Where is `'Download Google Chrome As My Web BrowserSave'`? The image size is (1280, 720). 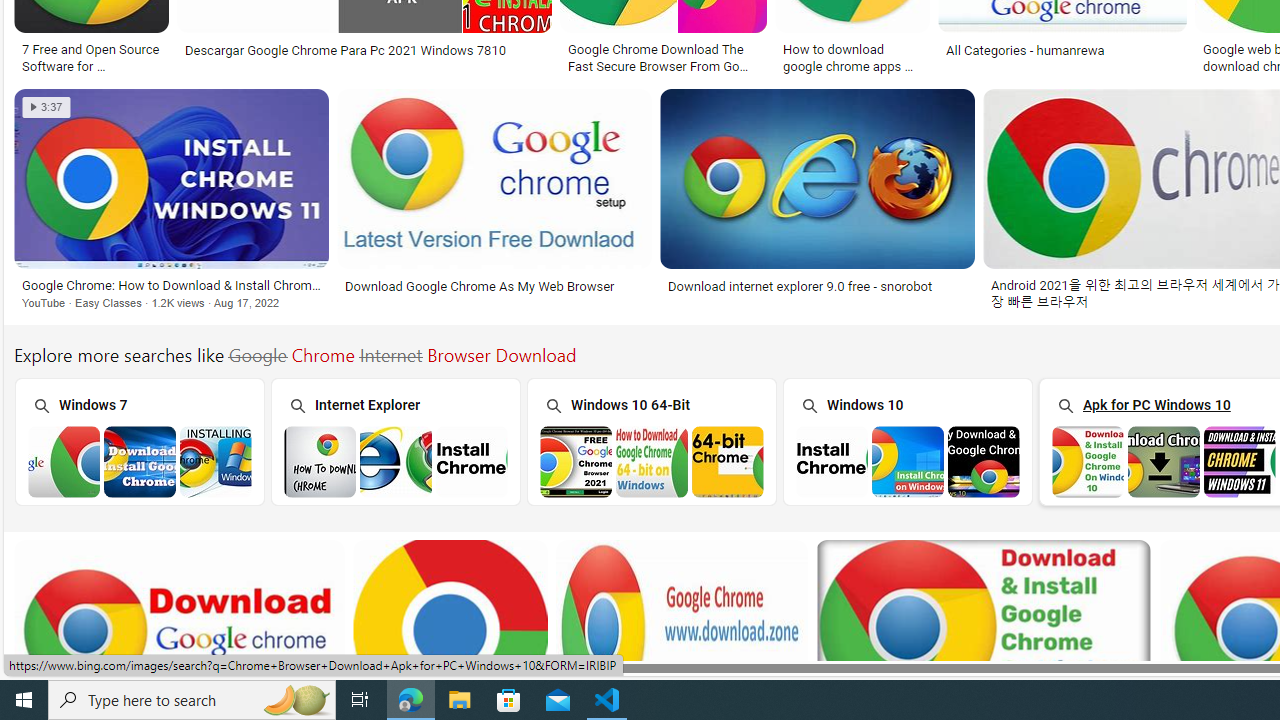 'Download Google Chrome As My Web BrowserSave' is located at coordinates (498, 203).